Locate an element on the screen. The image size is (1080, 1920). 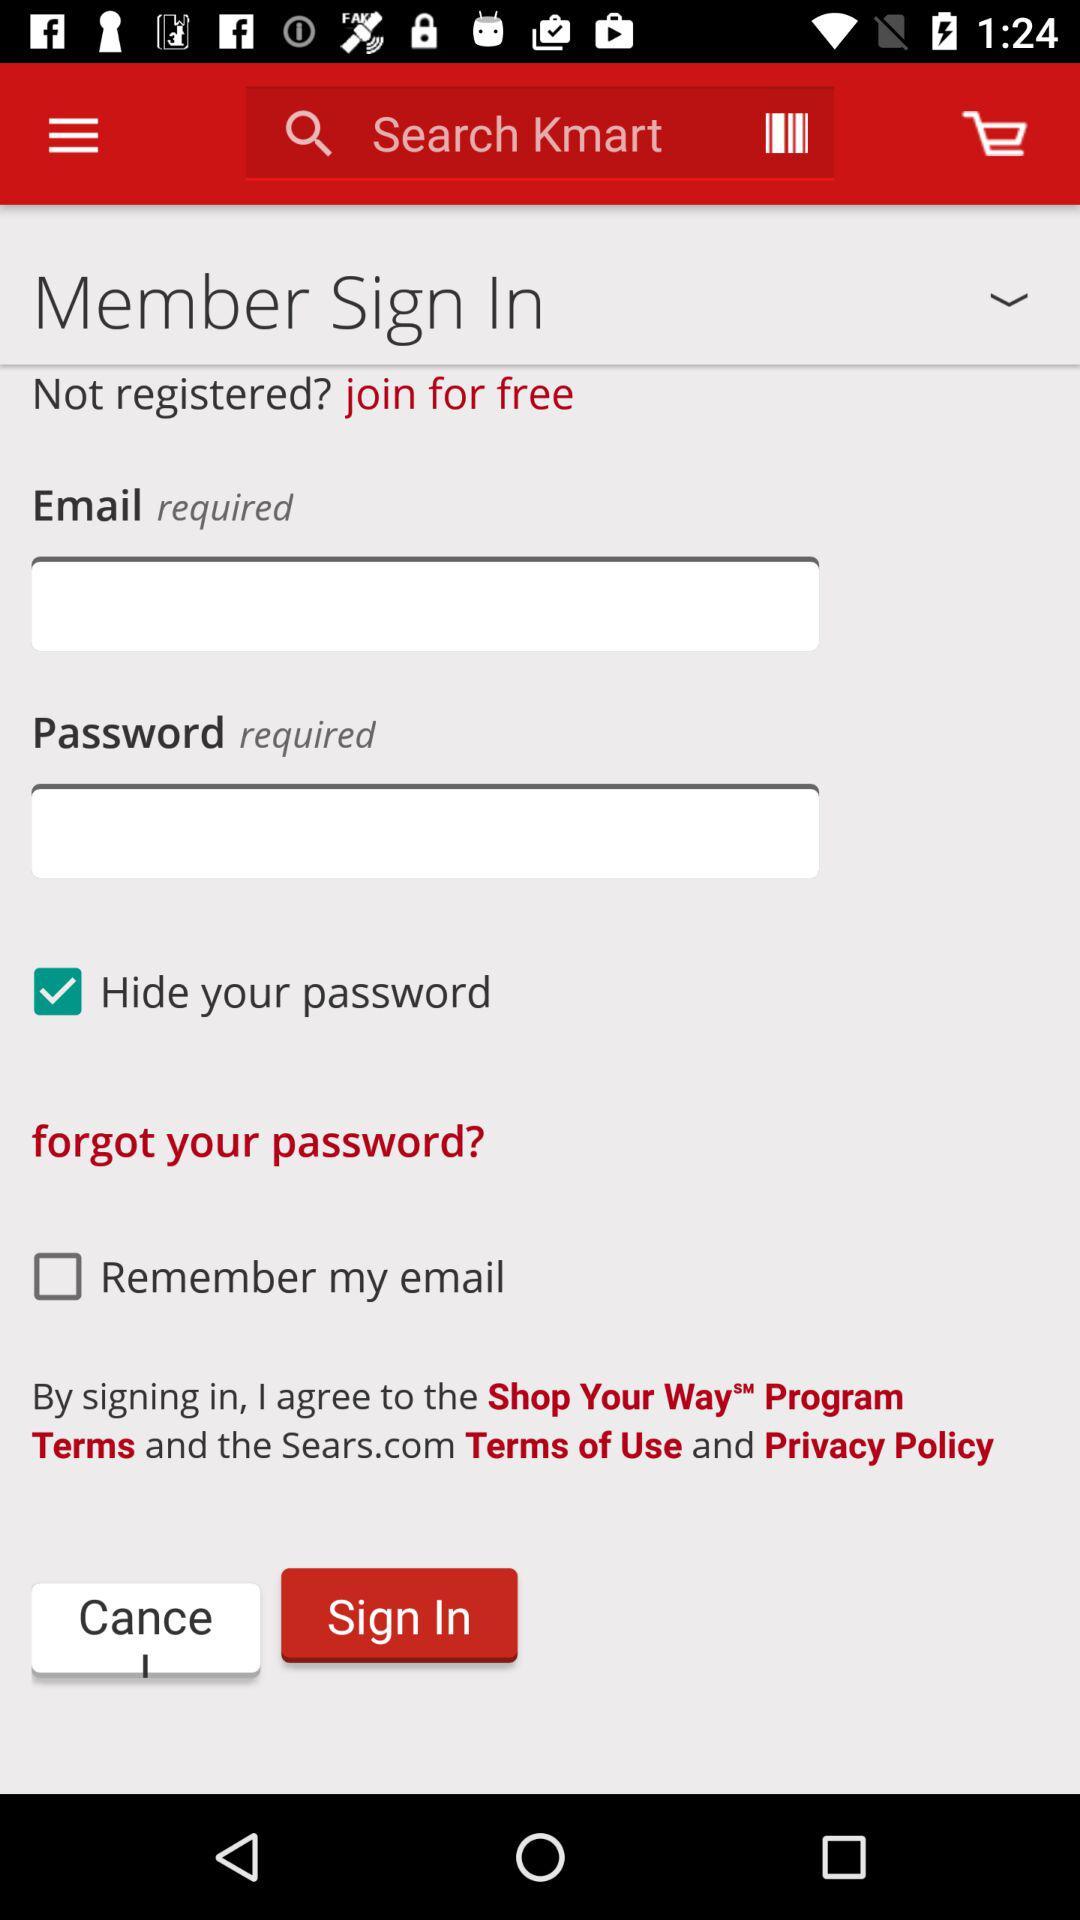
the item next to not registered? item is located at coordinates (459, 392).